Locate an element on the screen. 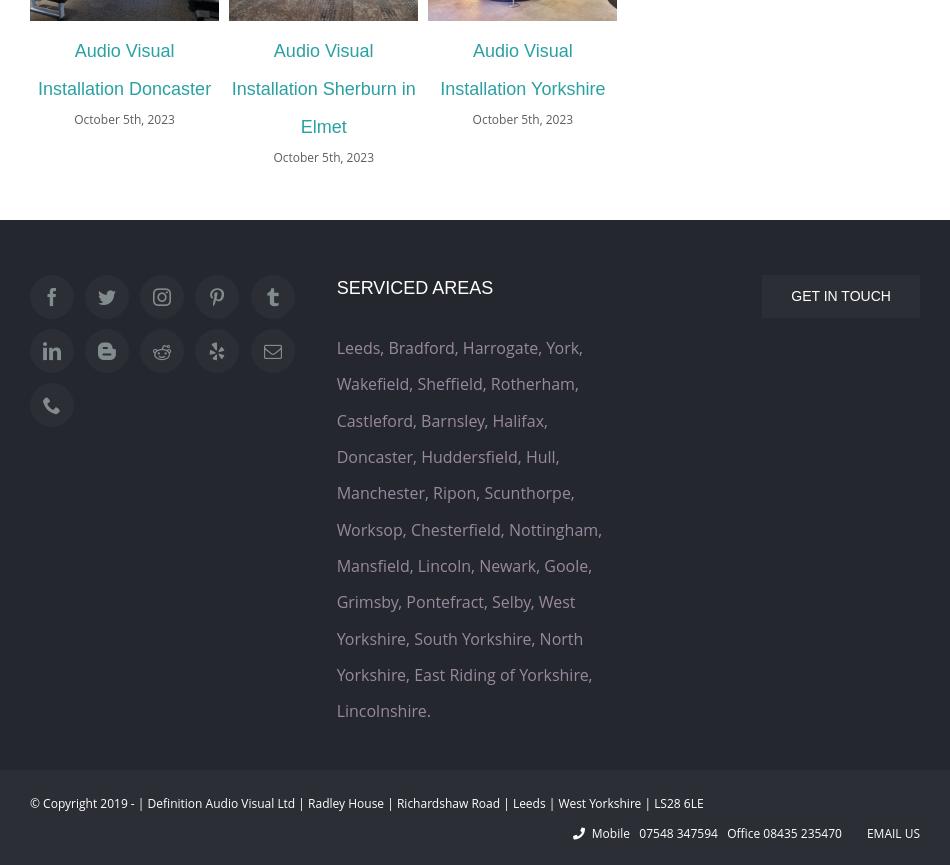  '© Copyright 2019 -' is located at coordinates (83, 801).